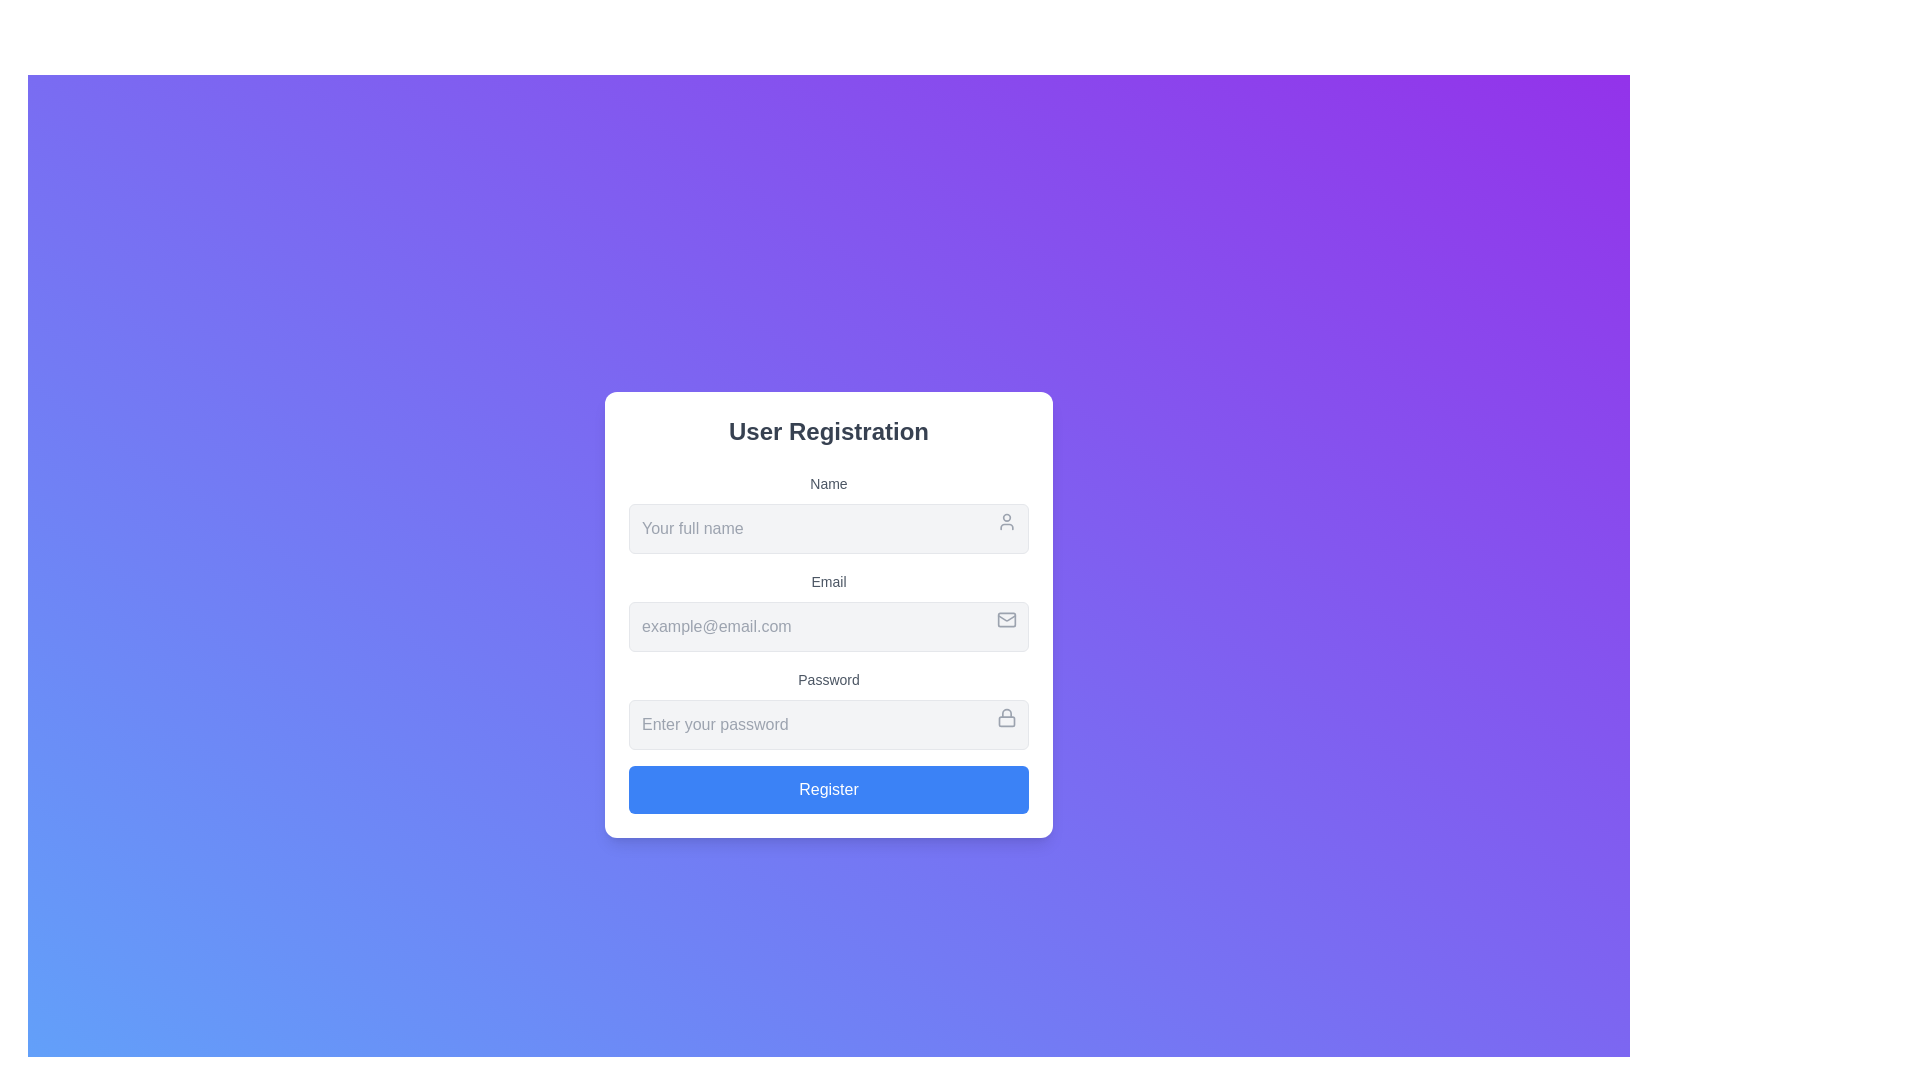 The width and height of the screenshot is (1920, 1080). What do you see at coordinates (1007, 716) in the screenshot?
I see `the decorative SVG icon indicating the password input field, which symbolizes security or privacy` at bounding box center [1007, 716].